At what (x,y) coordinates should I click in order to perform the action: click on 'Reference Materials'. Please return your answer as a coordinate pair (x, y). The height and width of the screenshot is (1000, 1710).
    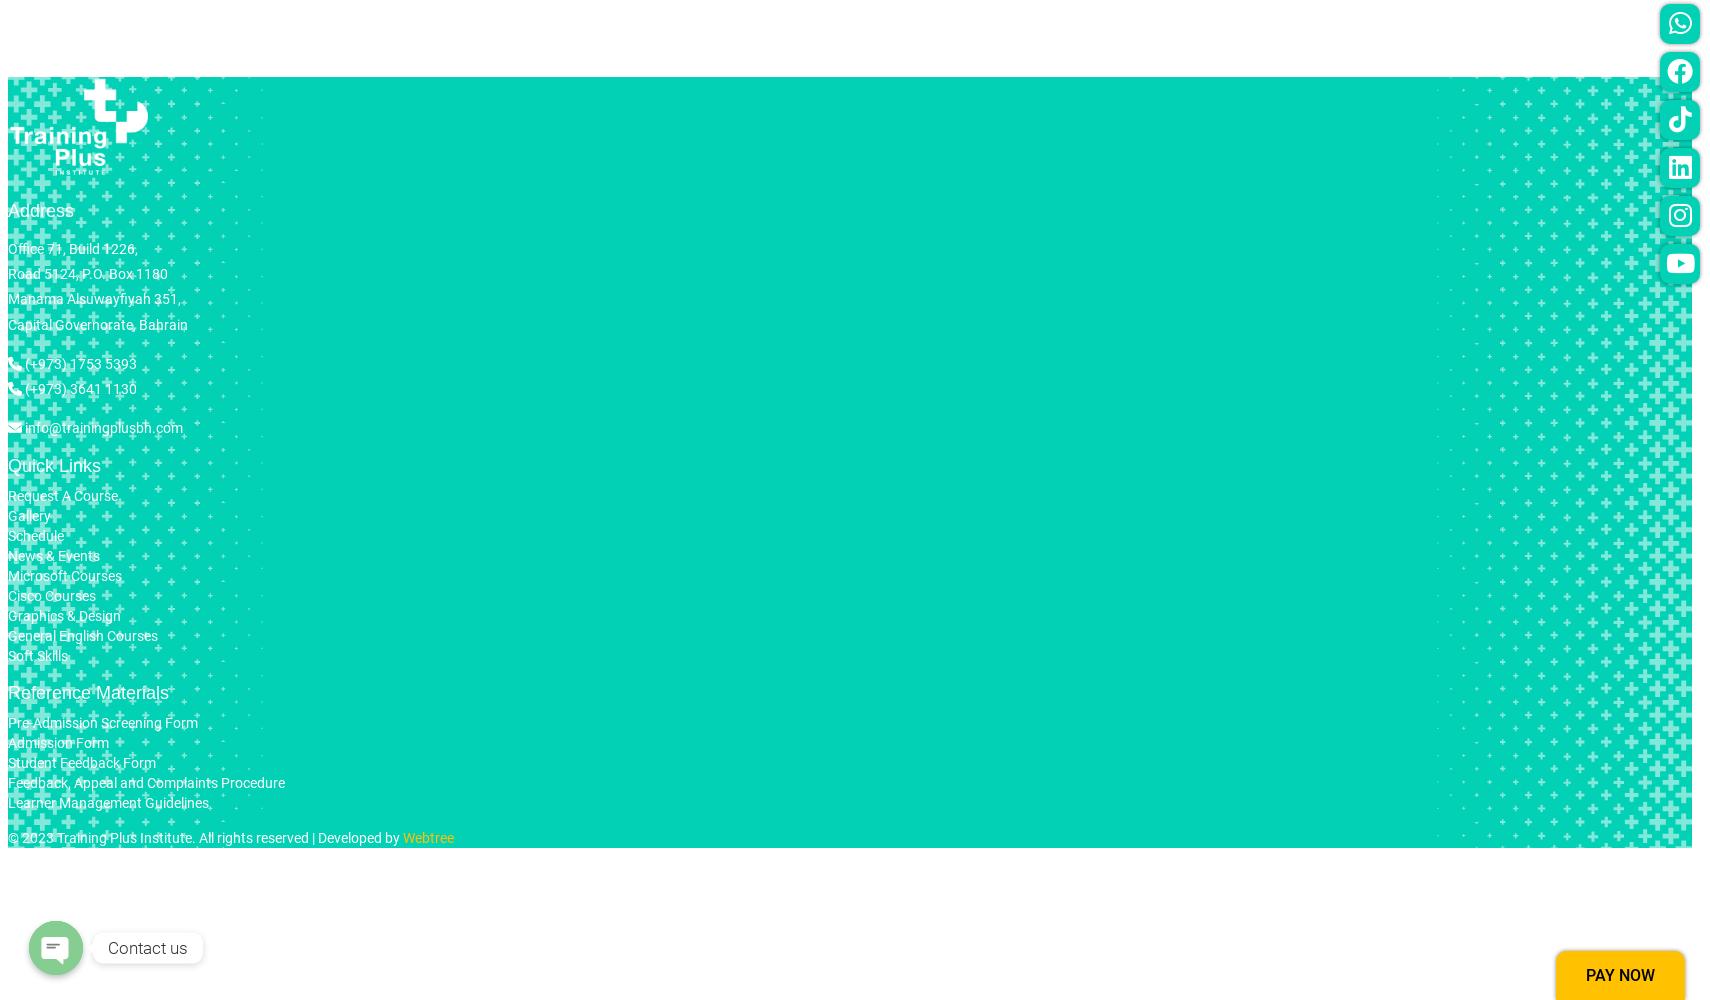
    Looking at the image, I should click on (87, 692).